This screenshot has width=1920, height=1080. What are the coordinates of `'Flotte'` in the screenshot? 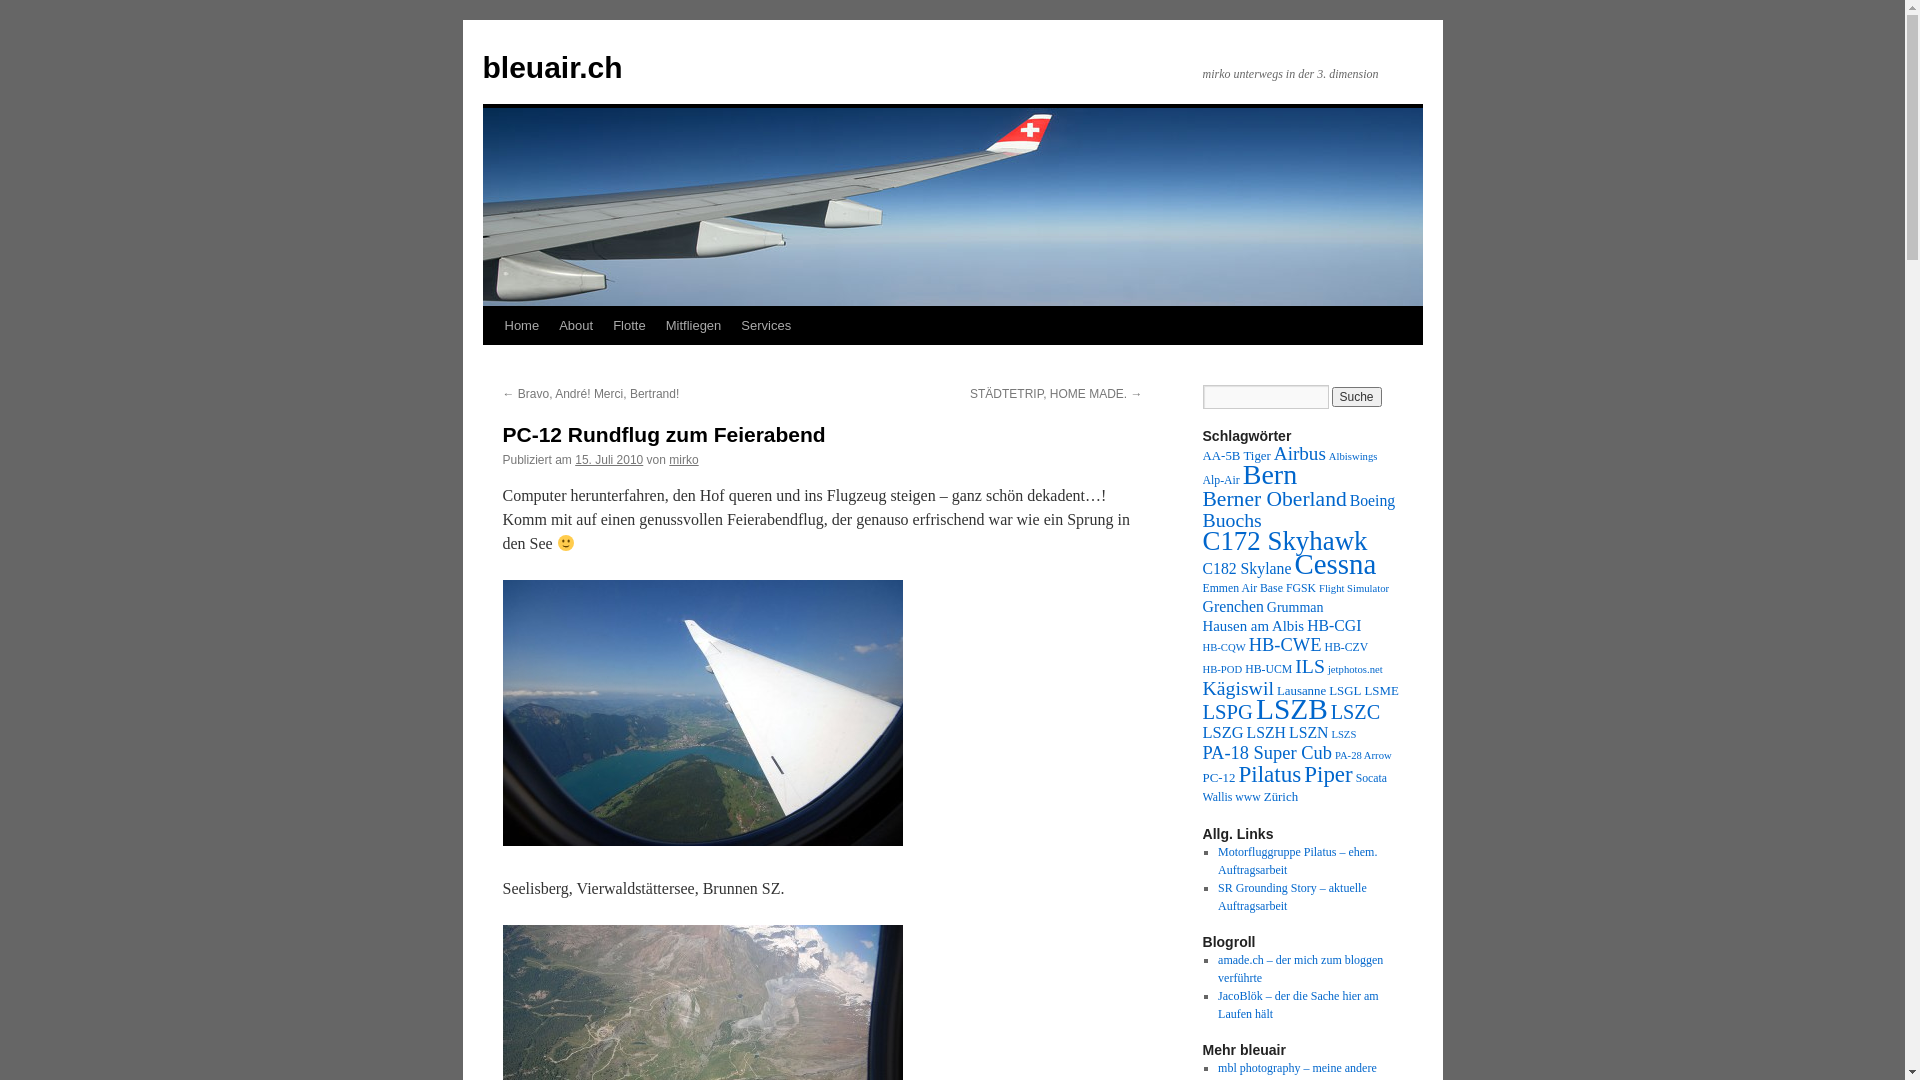 It's located at (628, 325).